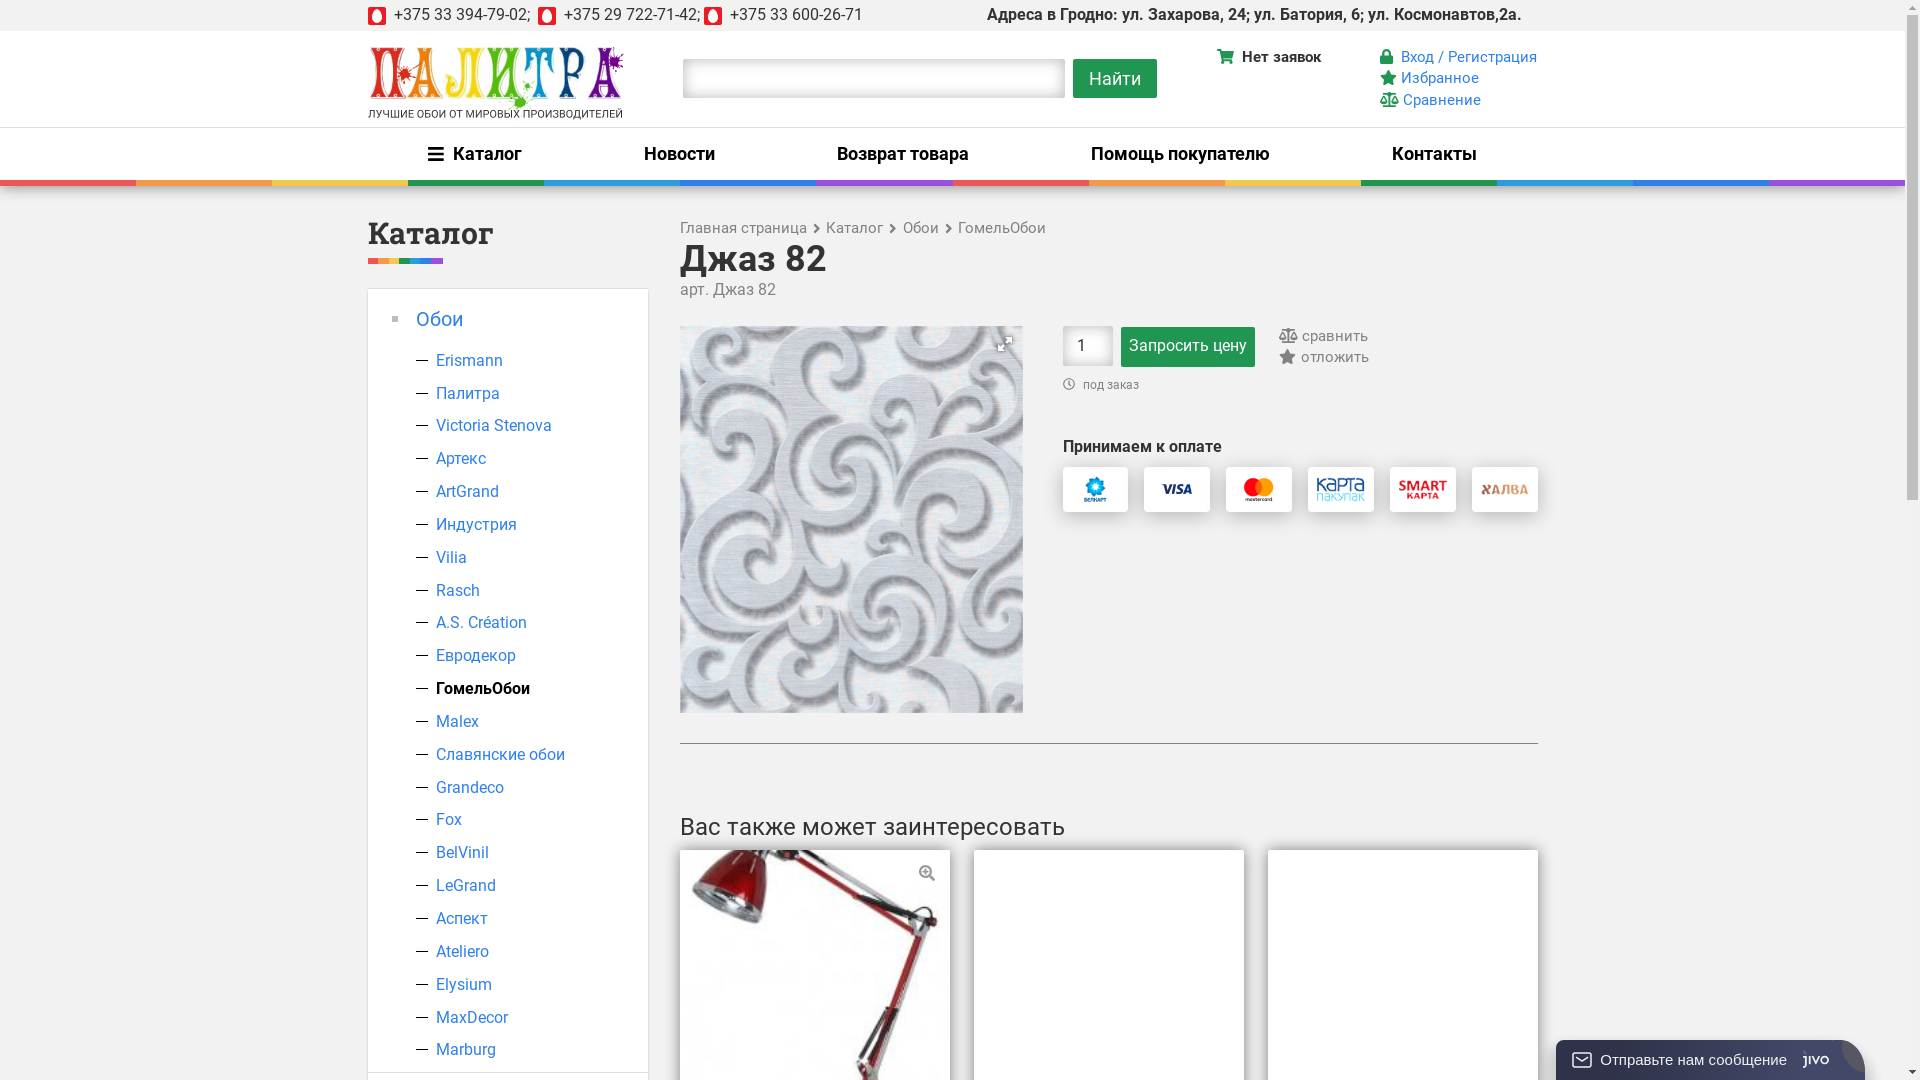  What do you see at coordinates (435, 424) in the screenshot?
I see `'Victoria Stenova'` at bounding box center [435, 424].